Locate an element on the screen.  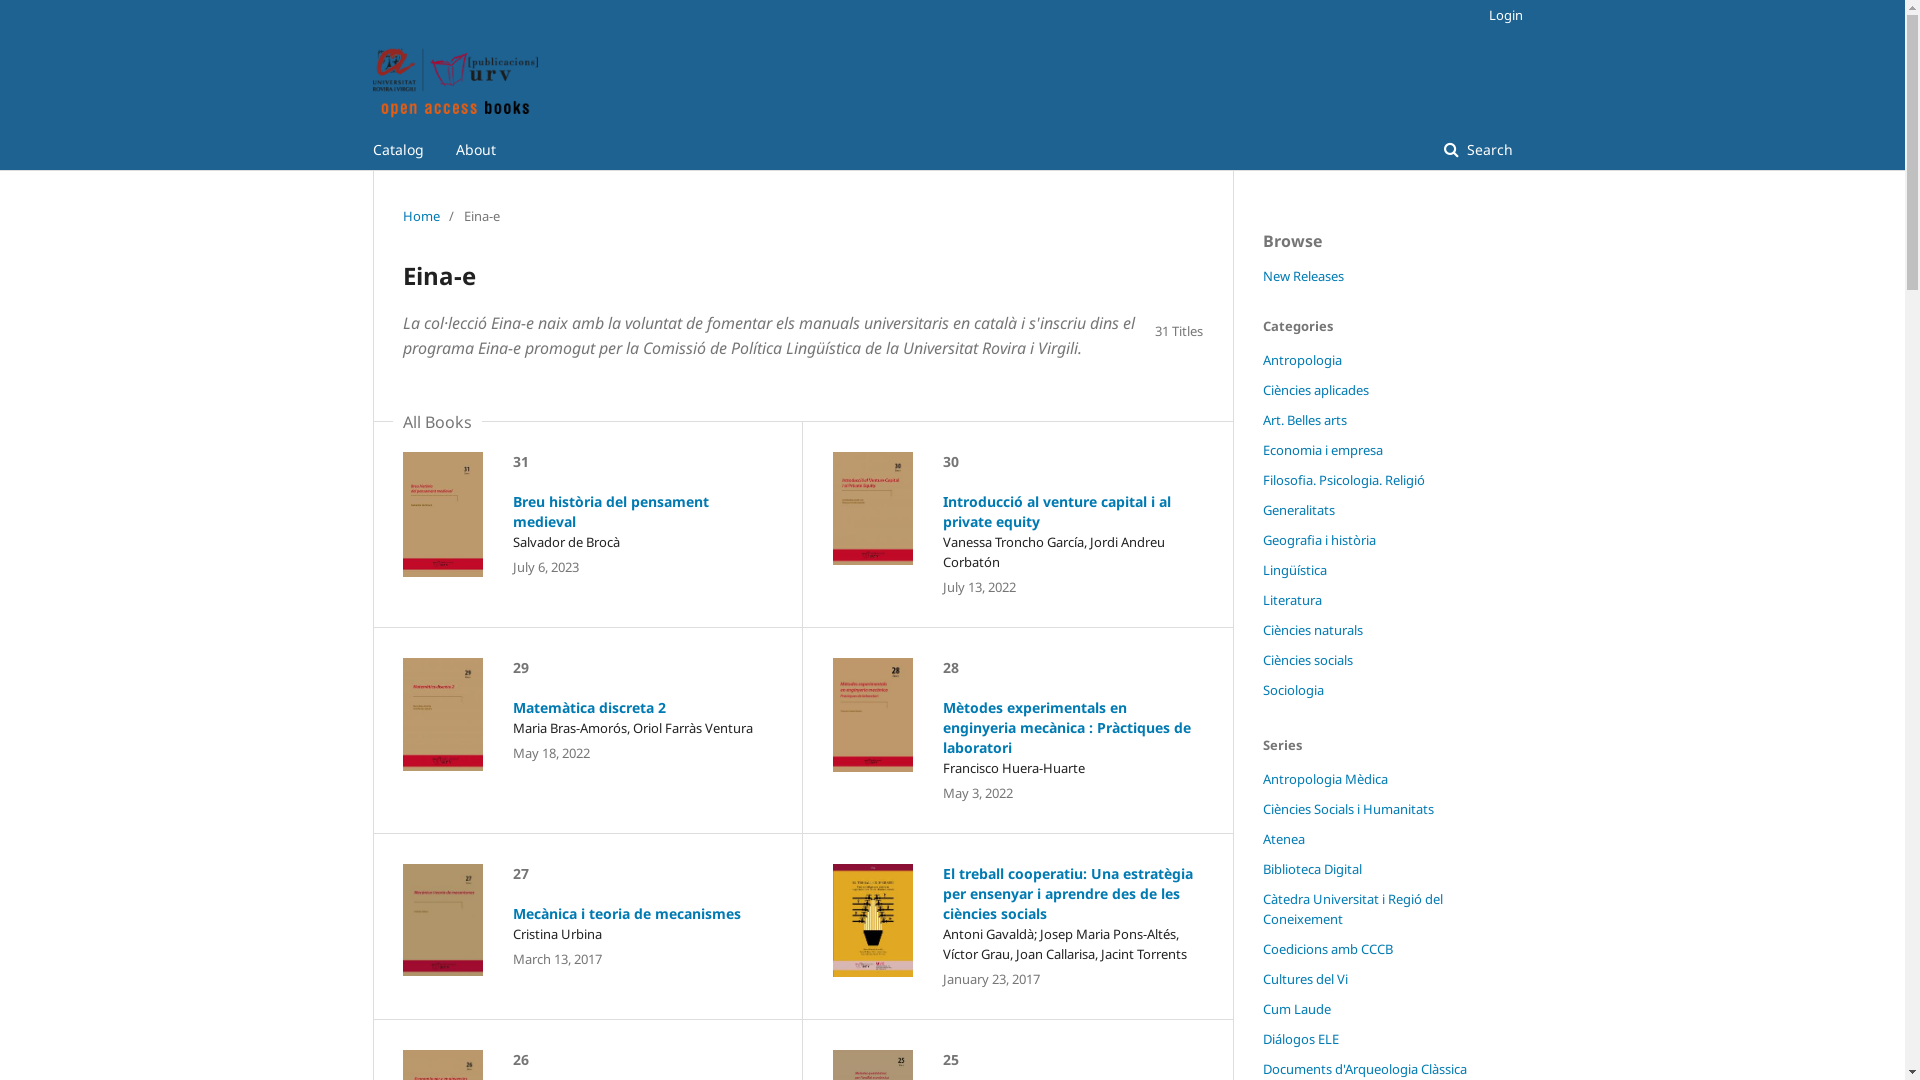
'Coedicions amb CCCB' is located at coordinates (1326, 947).